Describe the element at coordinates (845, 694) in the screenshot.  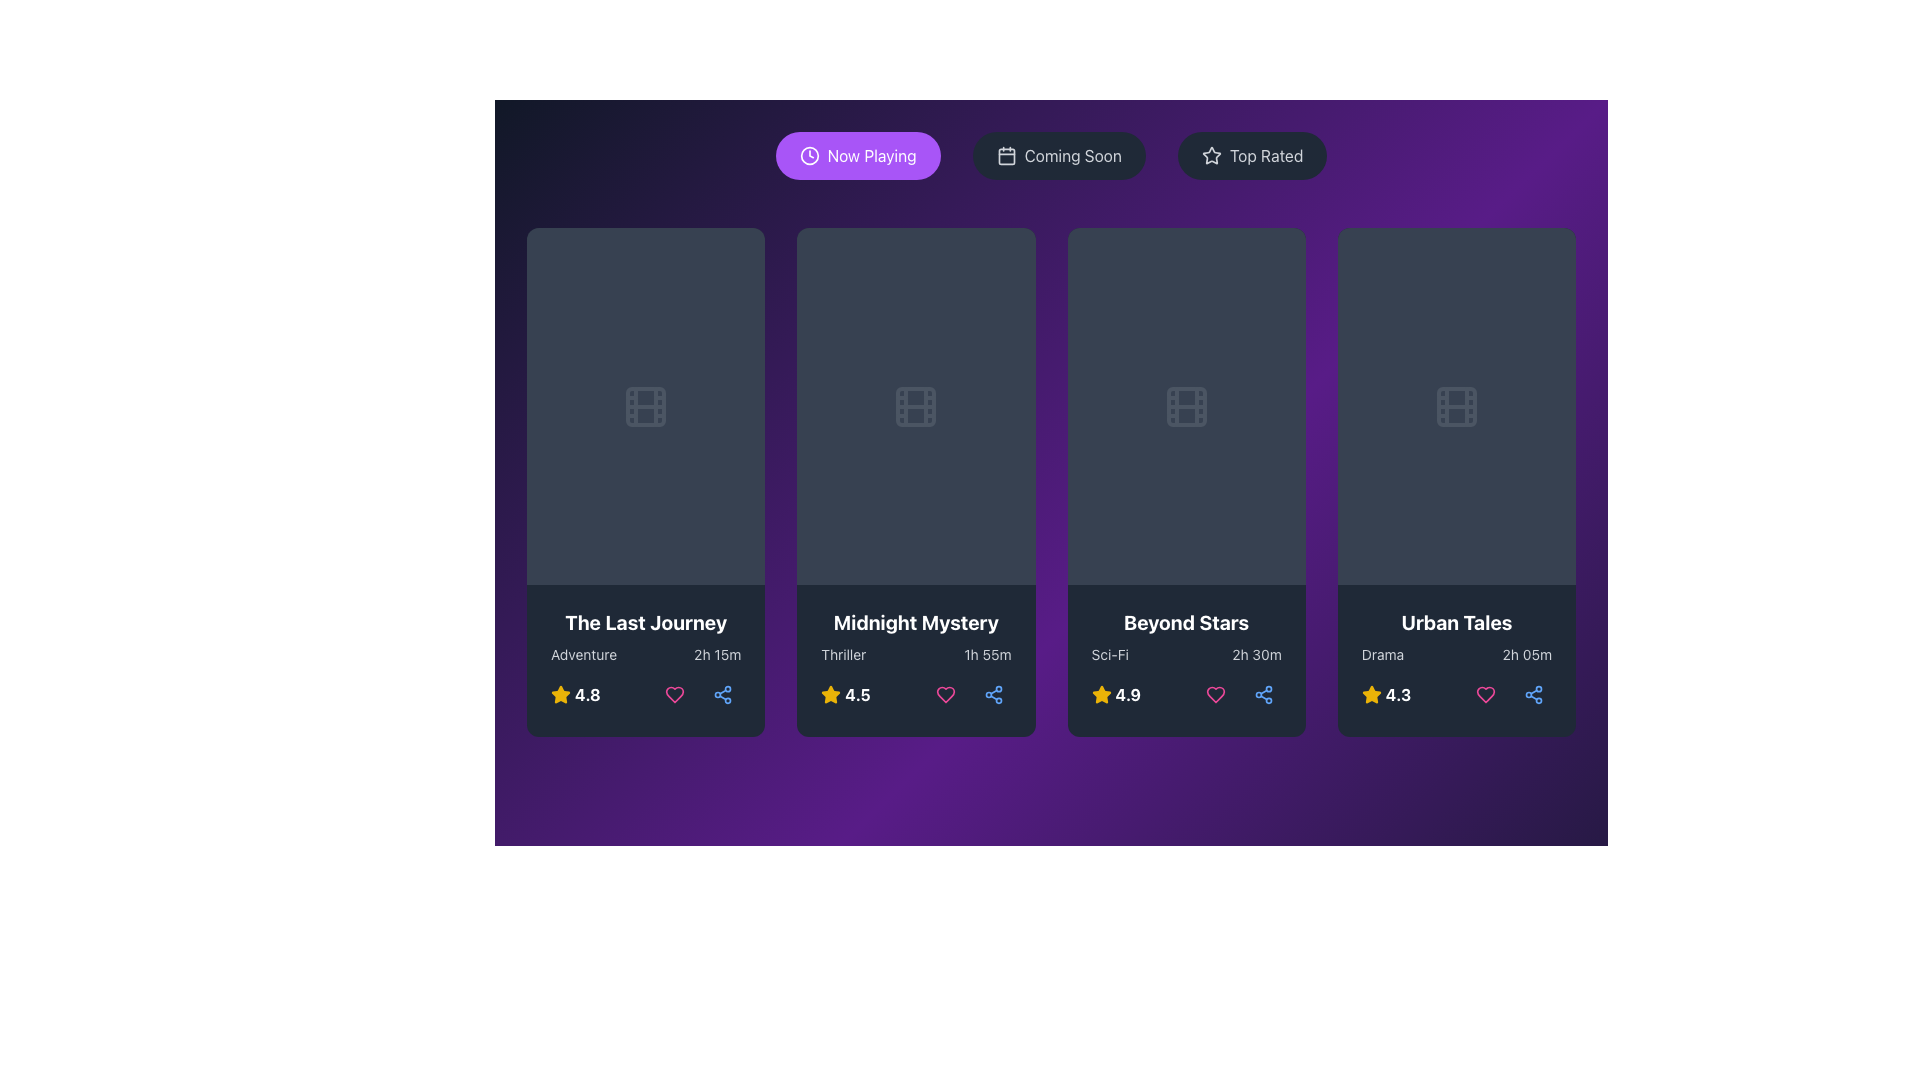
I see `text element displaying the value '4.5' prominently in bold font, located within the 'Midnight Mystery' card next to the yellow star icon` at that location.